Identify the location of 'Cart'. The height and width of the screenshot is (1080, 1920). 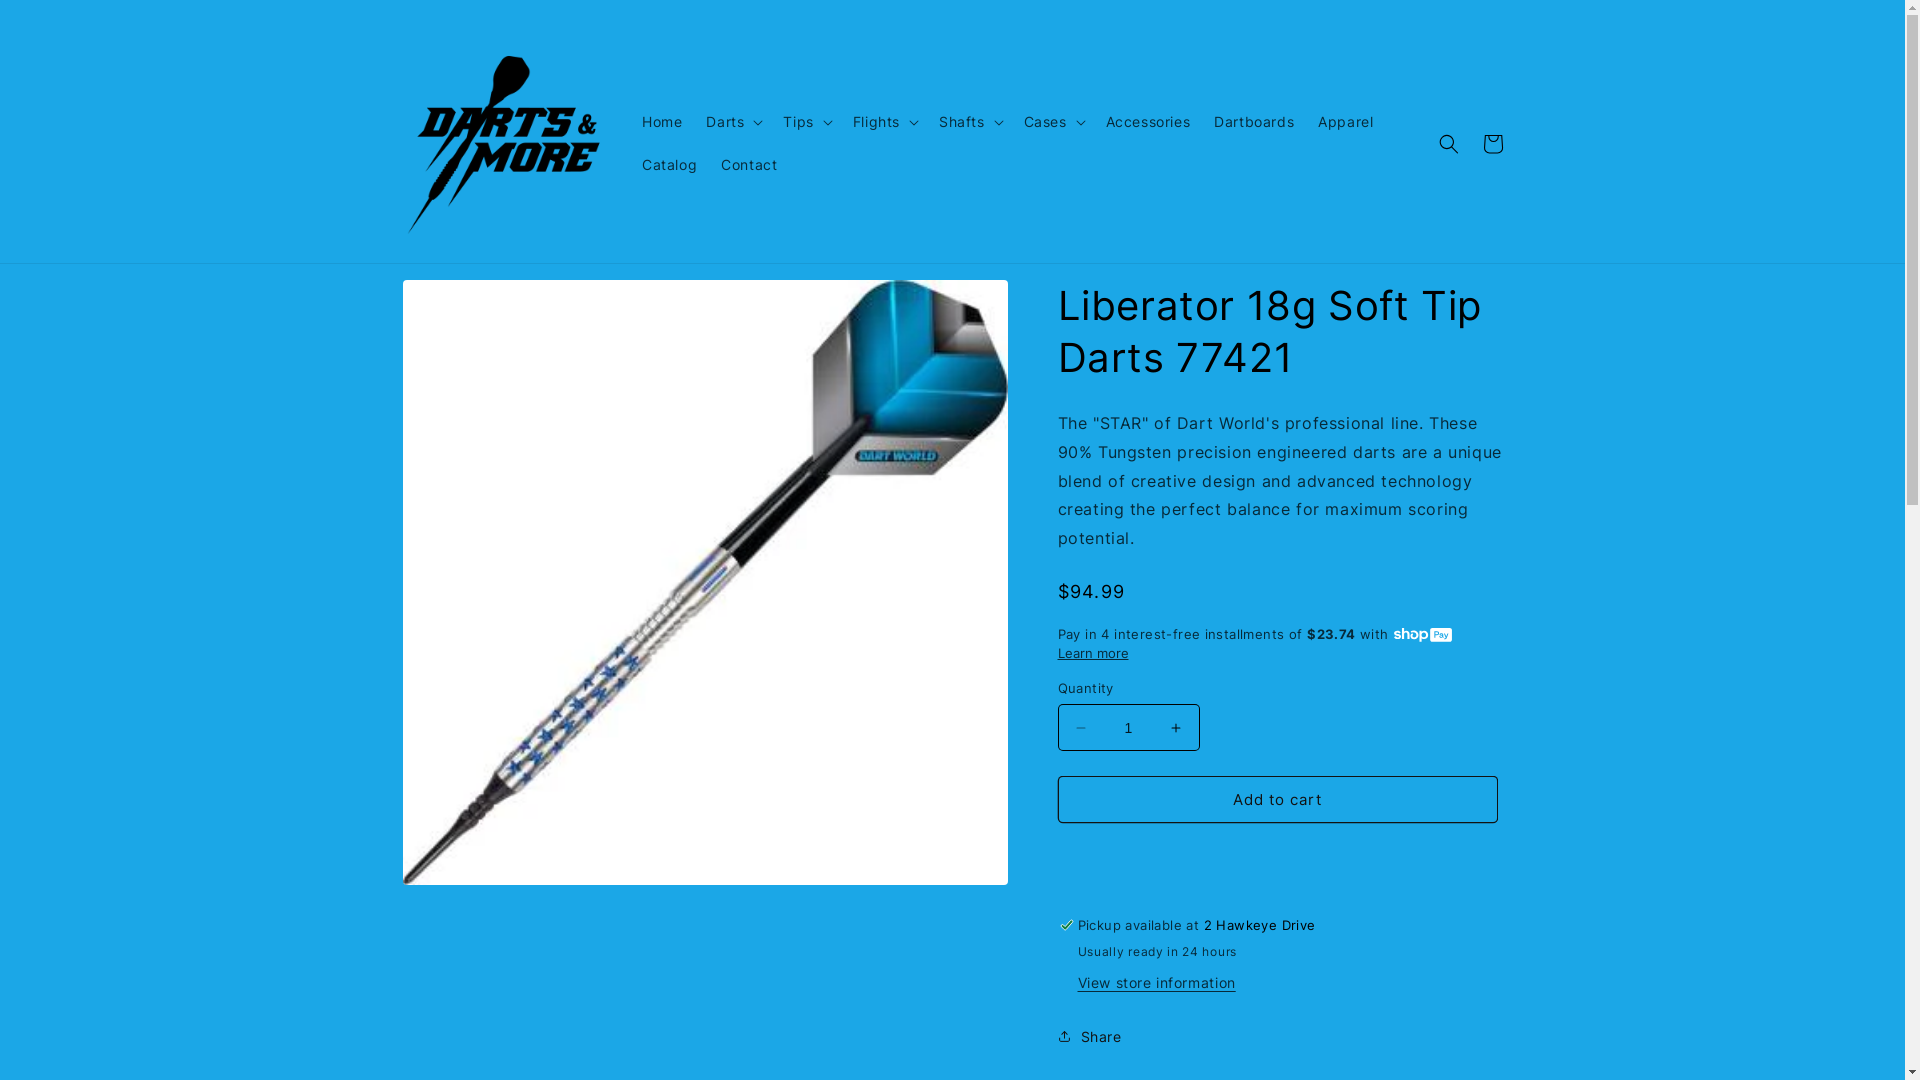
(1492, 142).